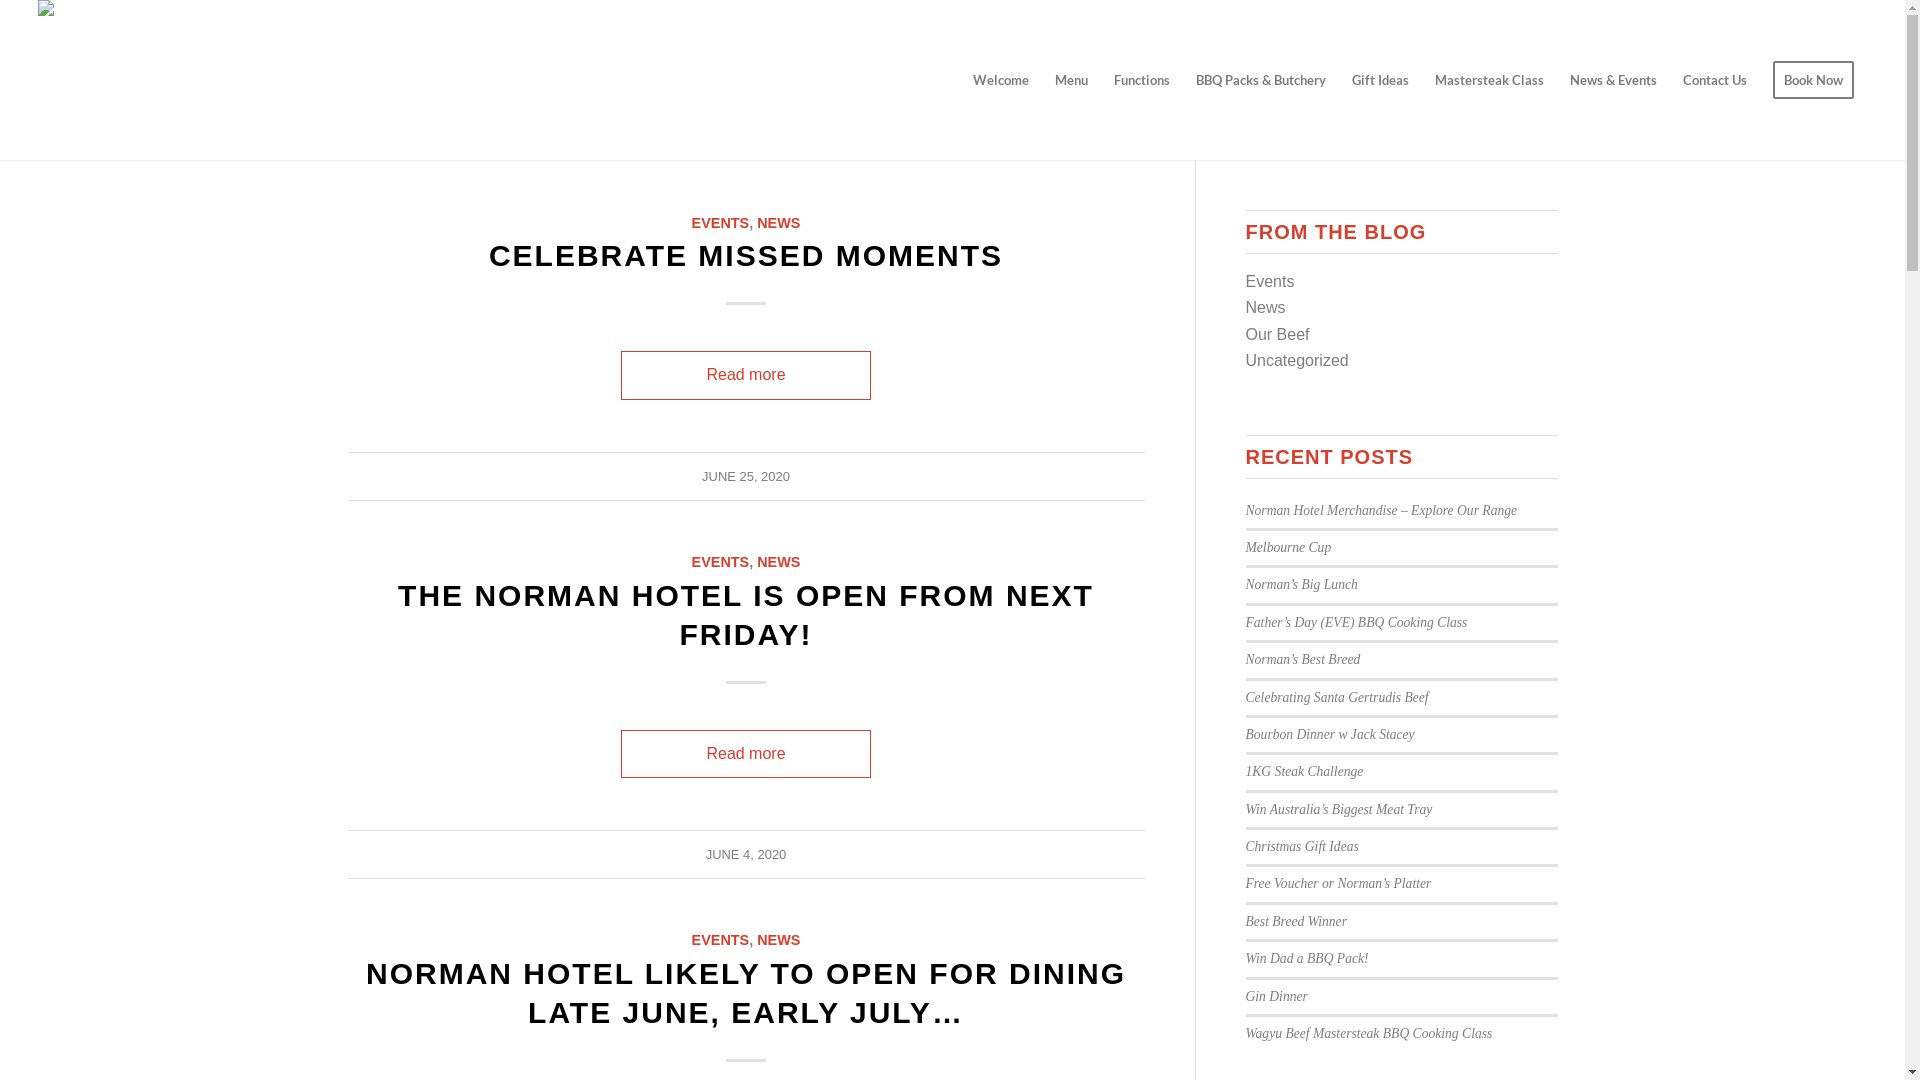 The width and height of the screenshot is (1920, 1080). Describe the element at coordinates (1276, 333) in the screenshot. I see `'Our Beef'` at that location.